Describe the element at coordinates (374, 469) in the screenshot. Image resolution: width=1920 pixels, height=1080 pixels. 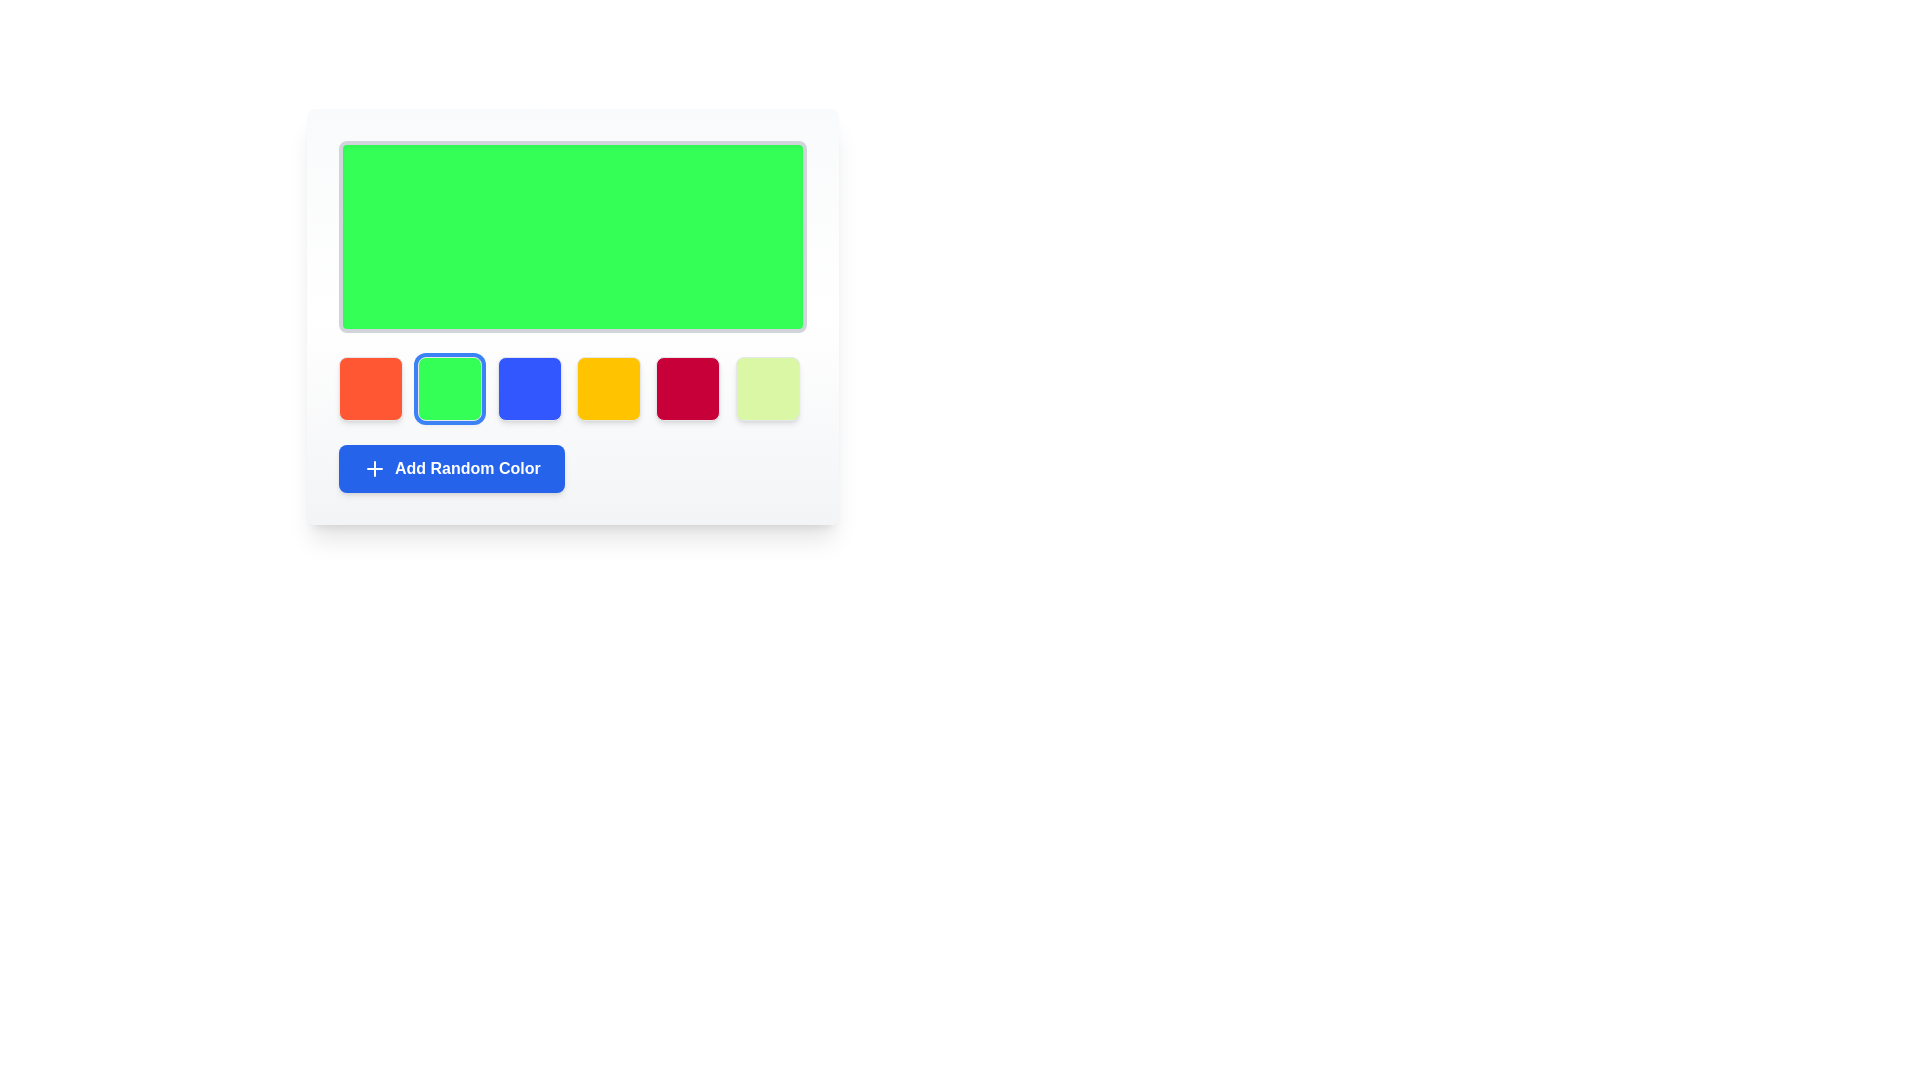
I see `the plus icon within the 'Add Random Color' button` at that location.